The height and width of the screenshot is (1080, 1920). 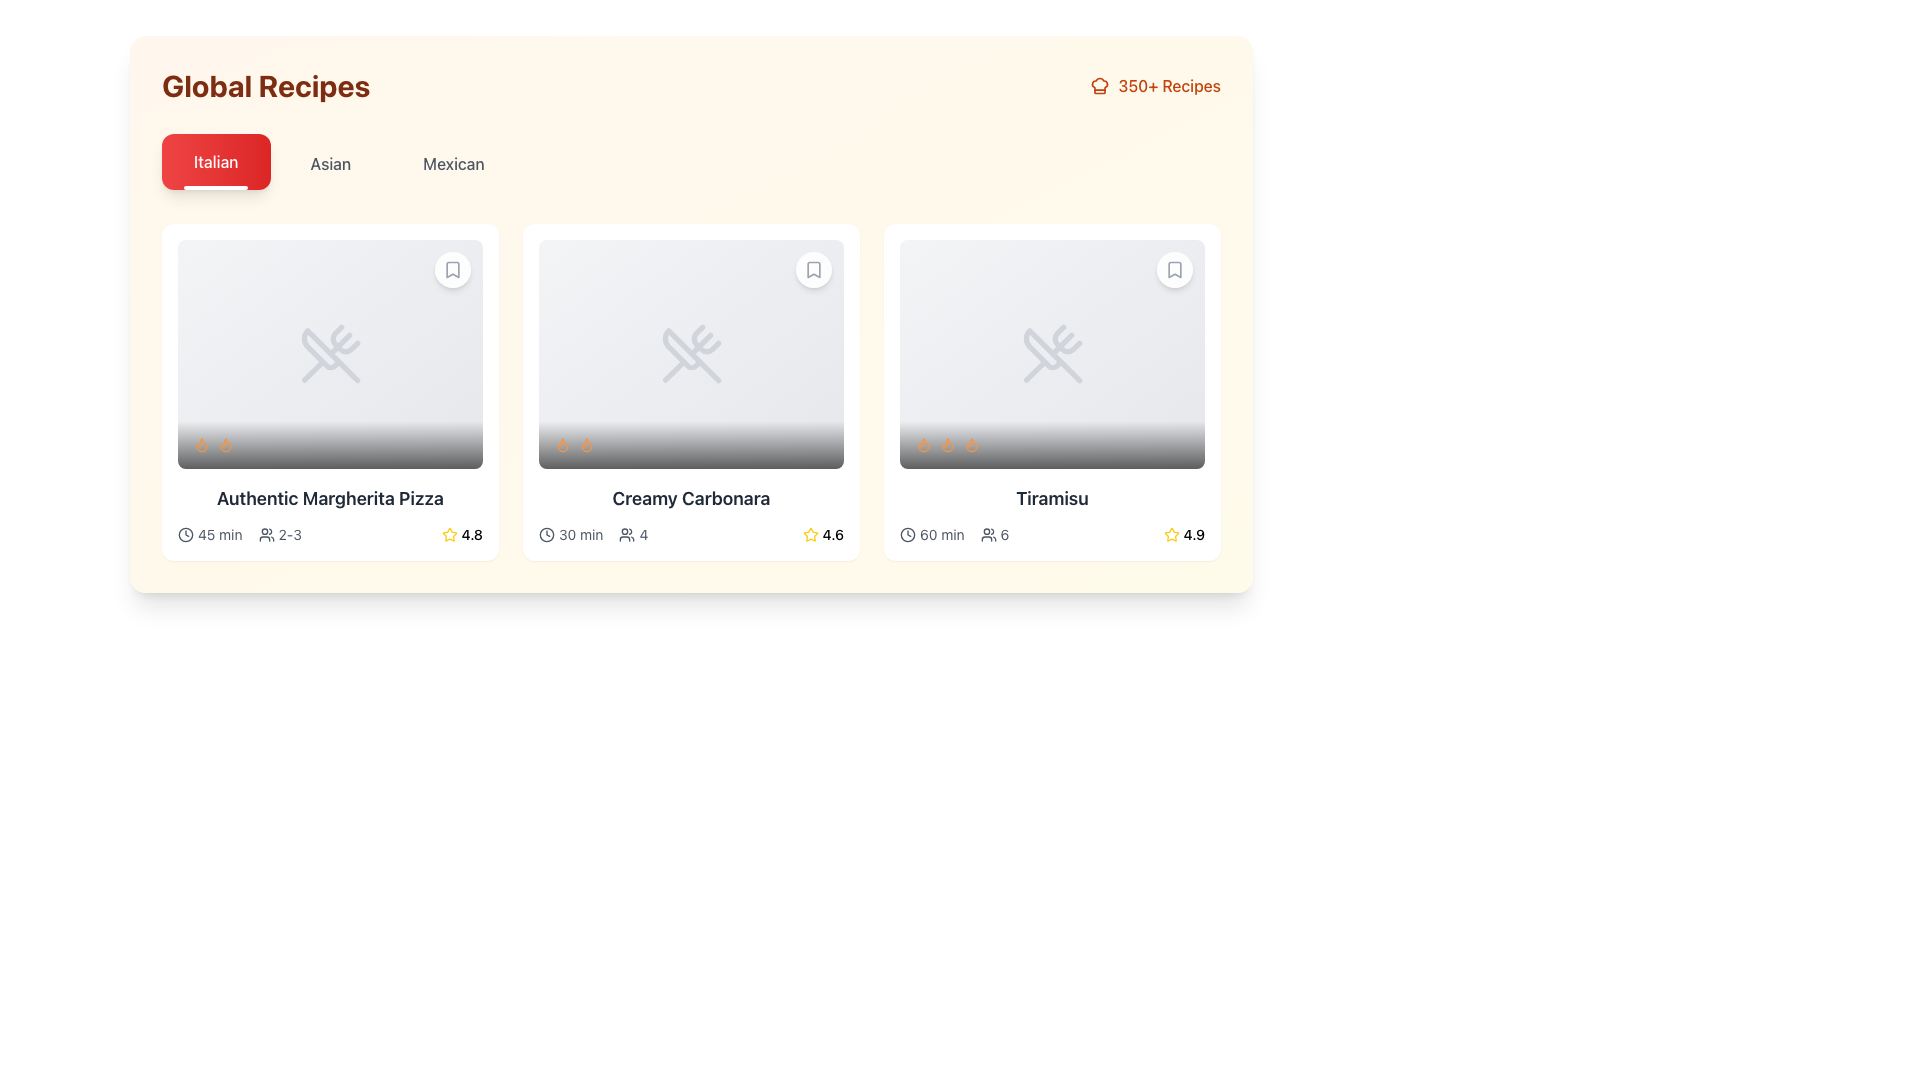 I want to click on the value of the text label displaying the number '6', which is styled in gray and positioned next to a group of users icon, as the second item in a horizontal layout, so click(x=994, y=533).